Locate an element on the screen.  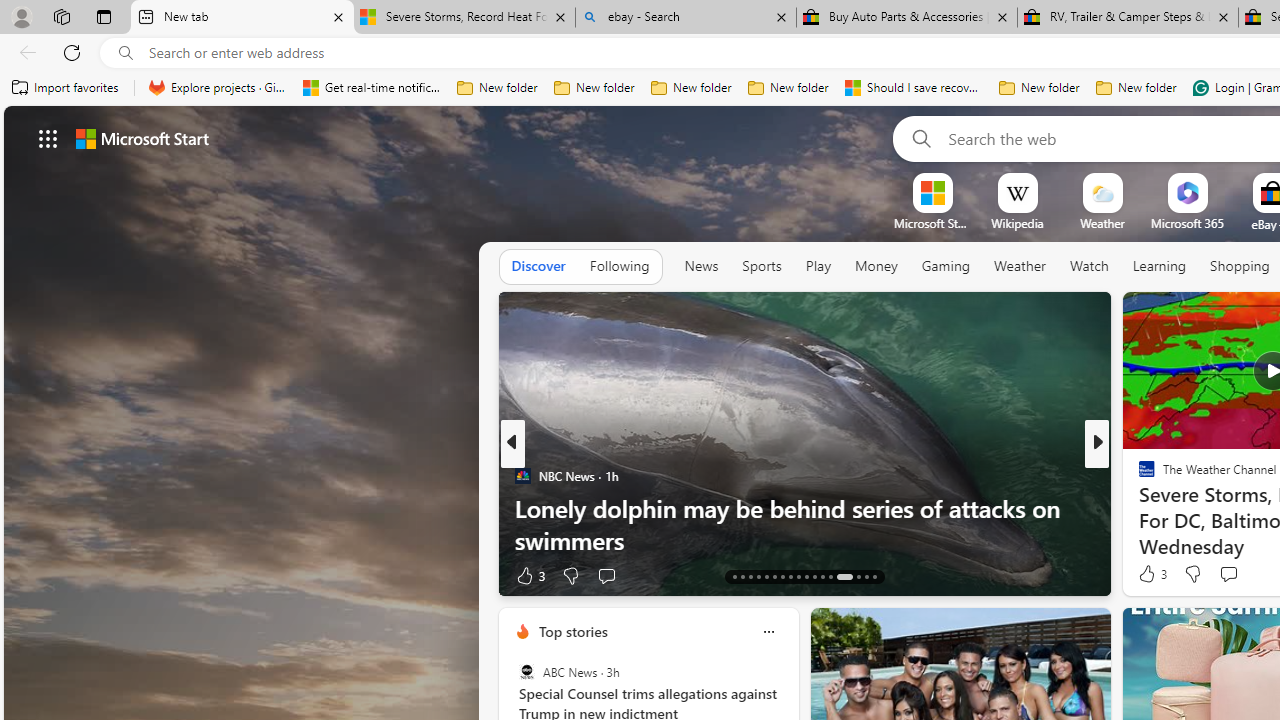
'AutomationID: tab-26' is located at coordinates (844, 577).